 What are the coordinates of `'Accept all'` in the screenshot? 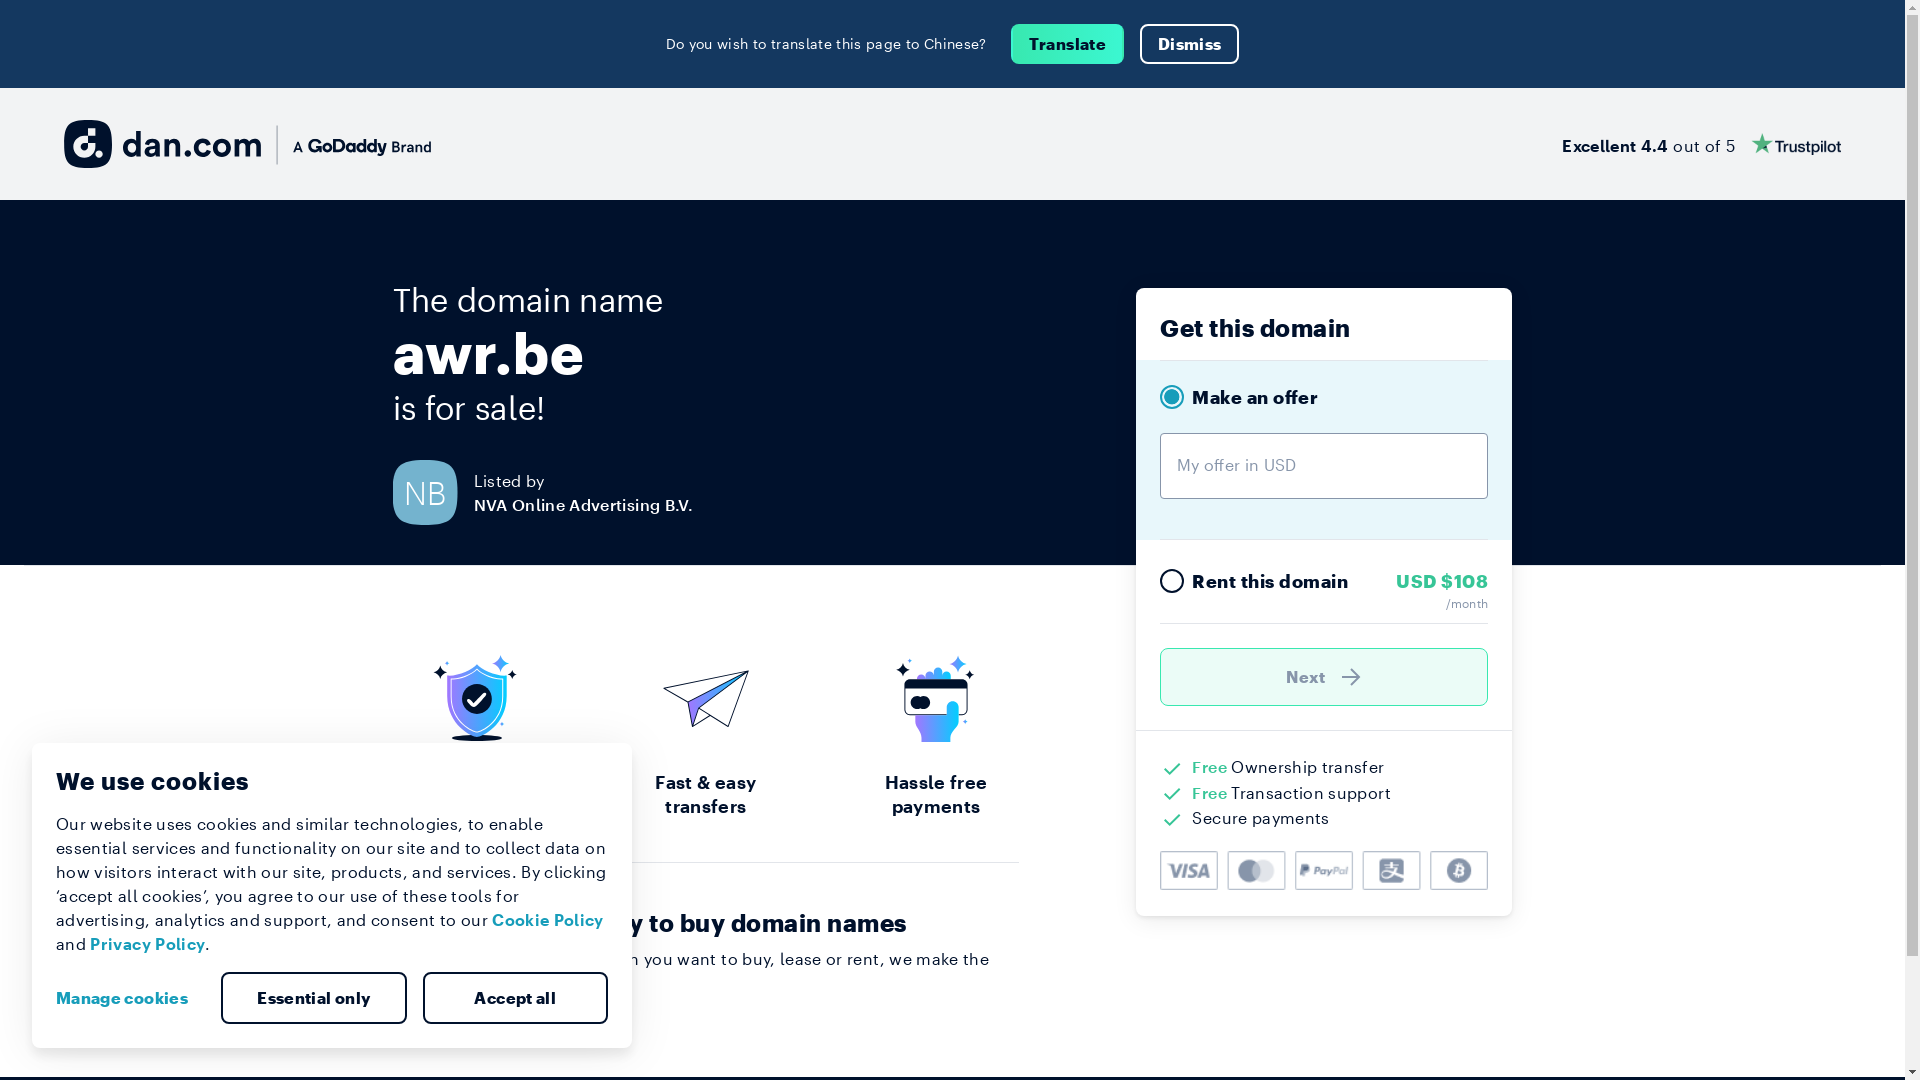 It's located at (514, 998).